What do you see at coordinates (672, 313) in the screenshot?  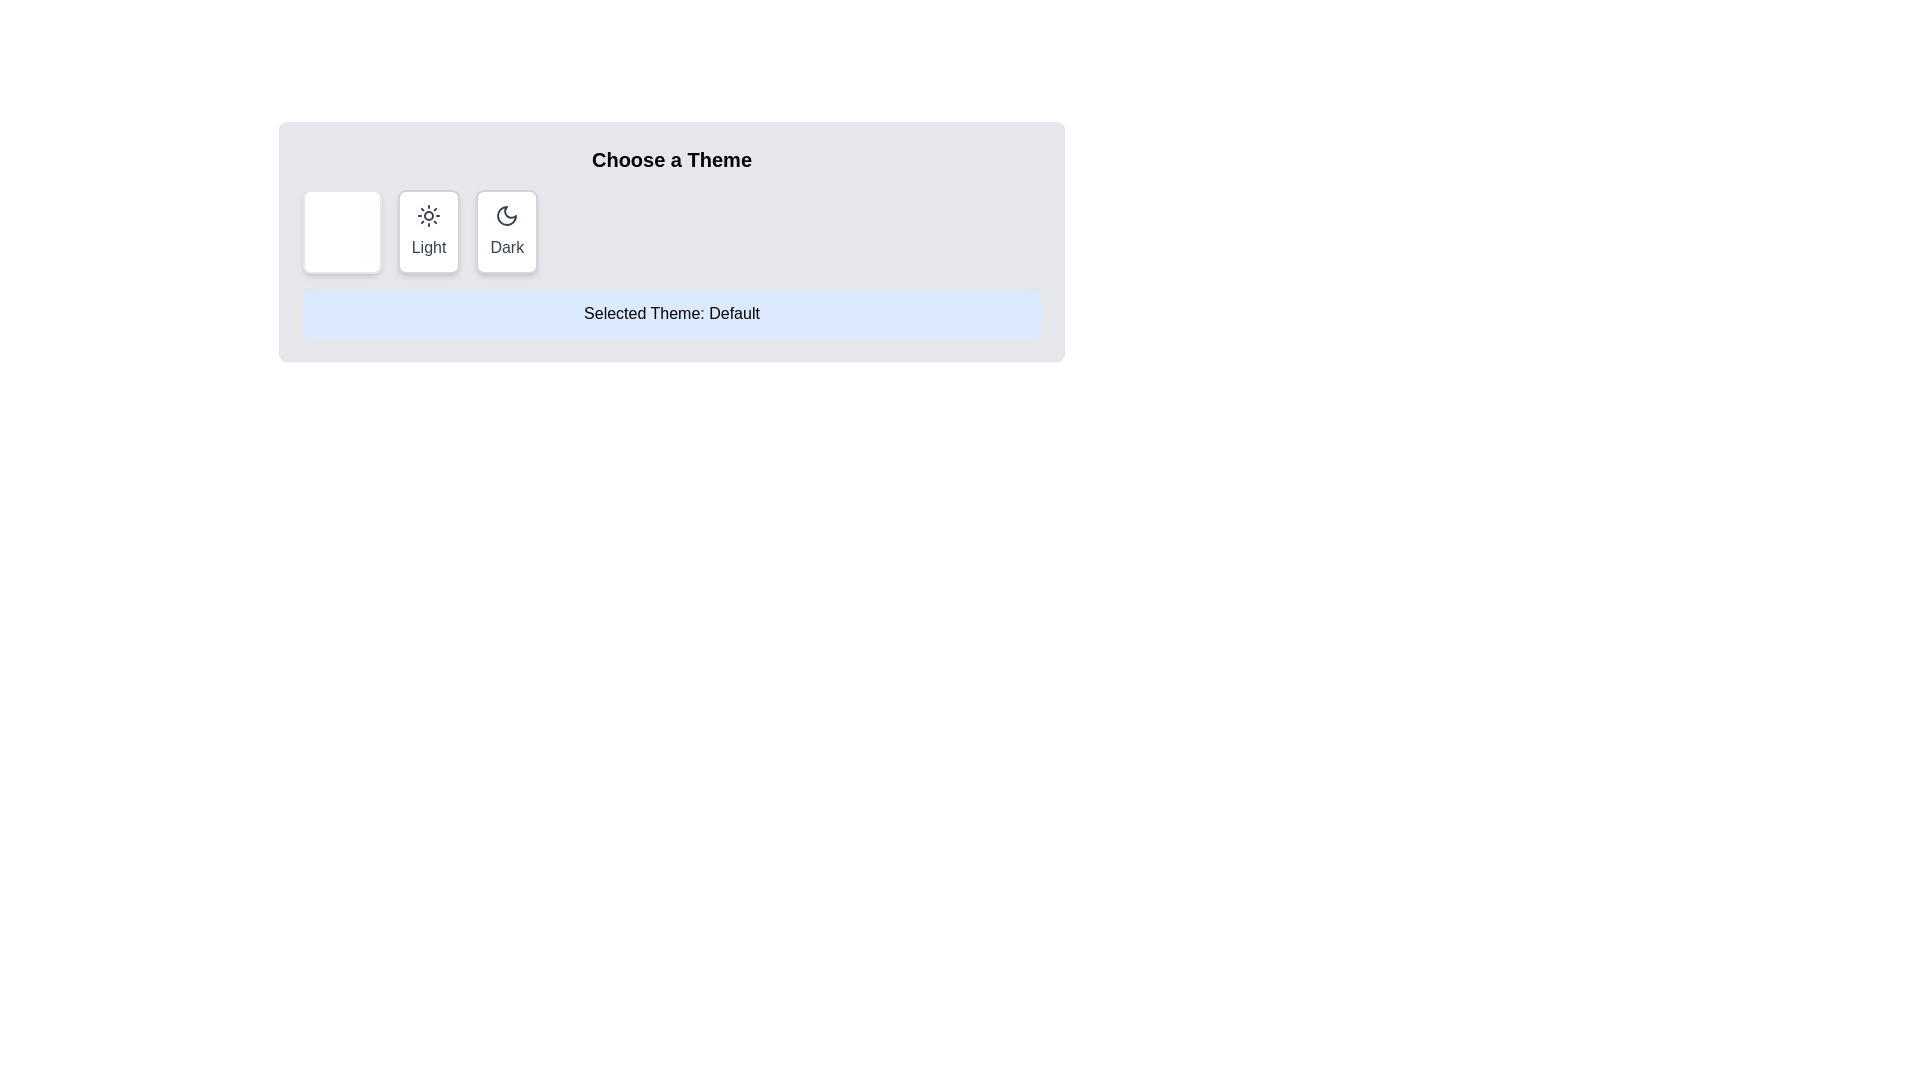 I see `the text display element that shows the currently selected theme, located below the 'Light' and 'Dark' buttons in the 'Choose a Theme' card` at bounding box center [672, 313].